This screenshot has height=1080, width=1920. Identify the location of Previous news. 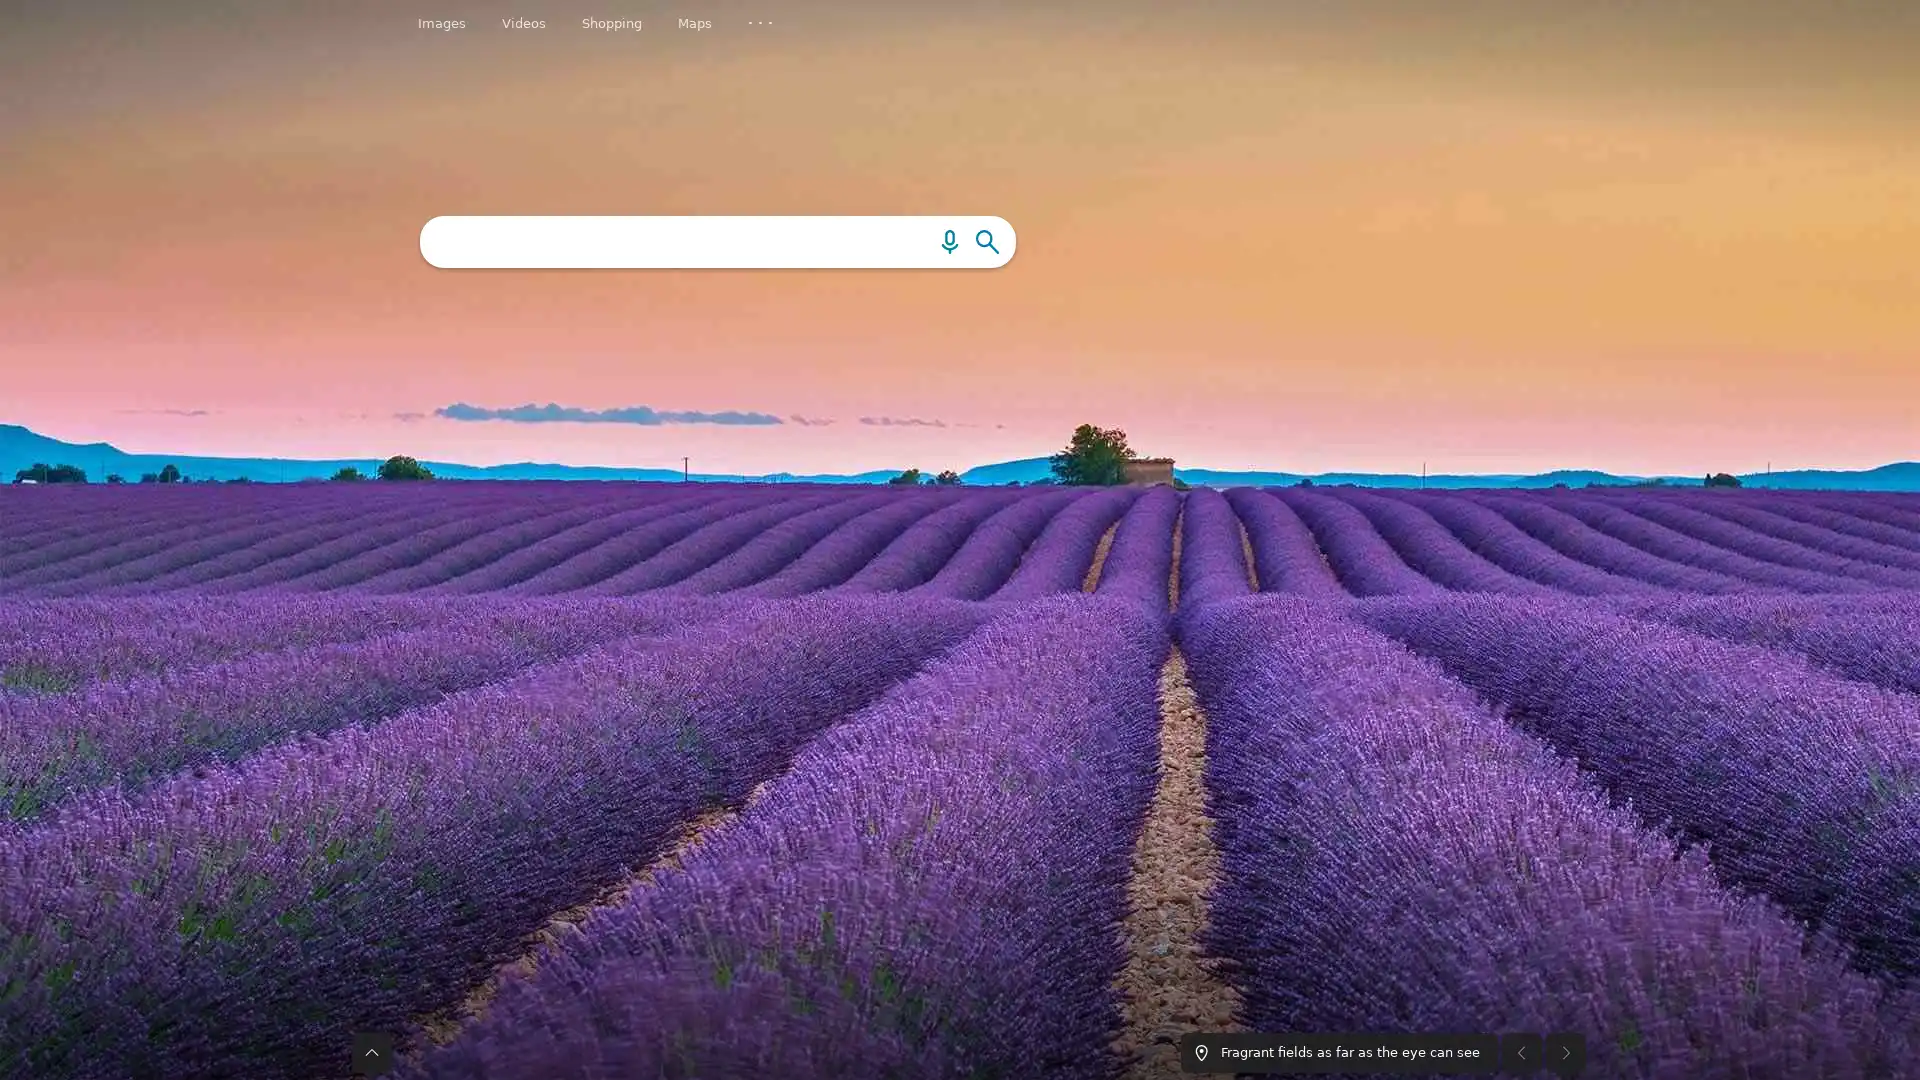
(306, 816).